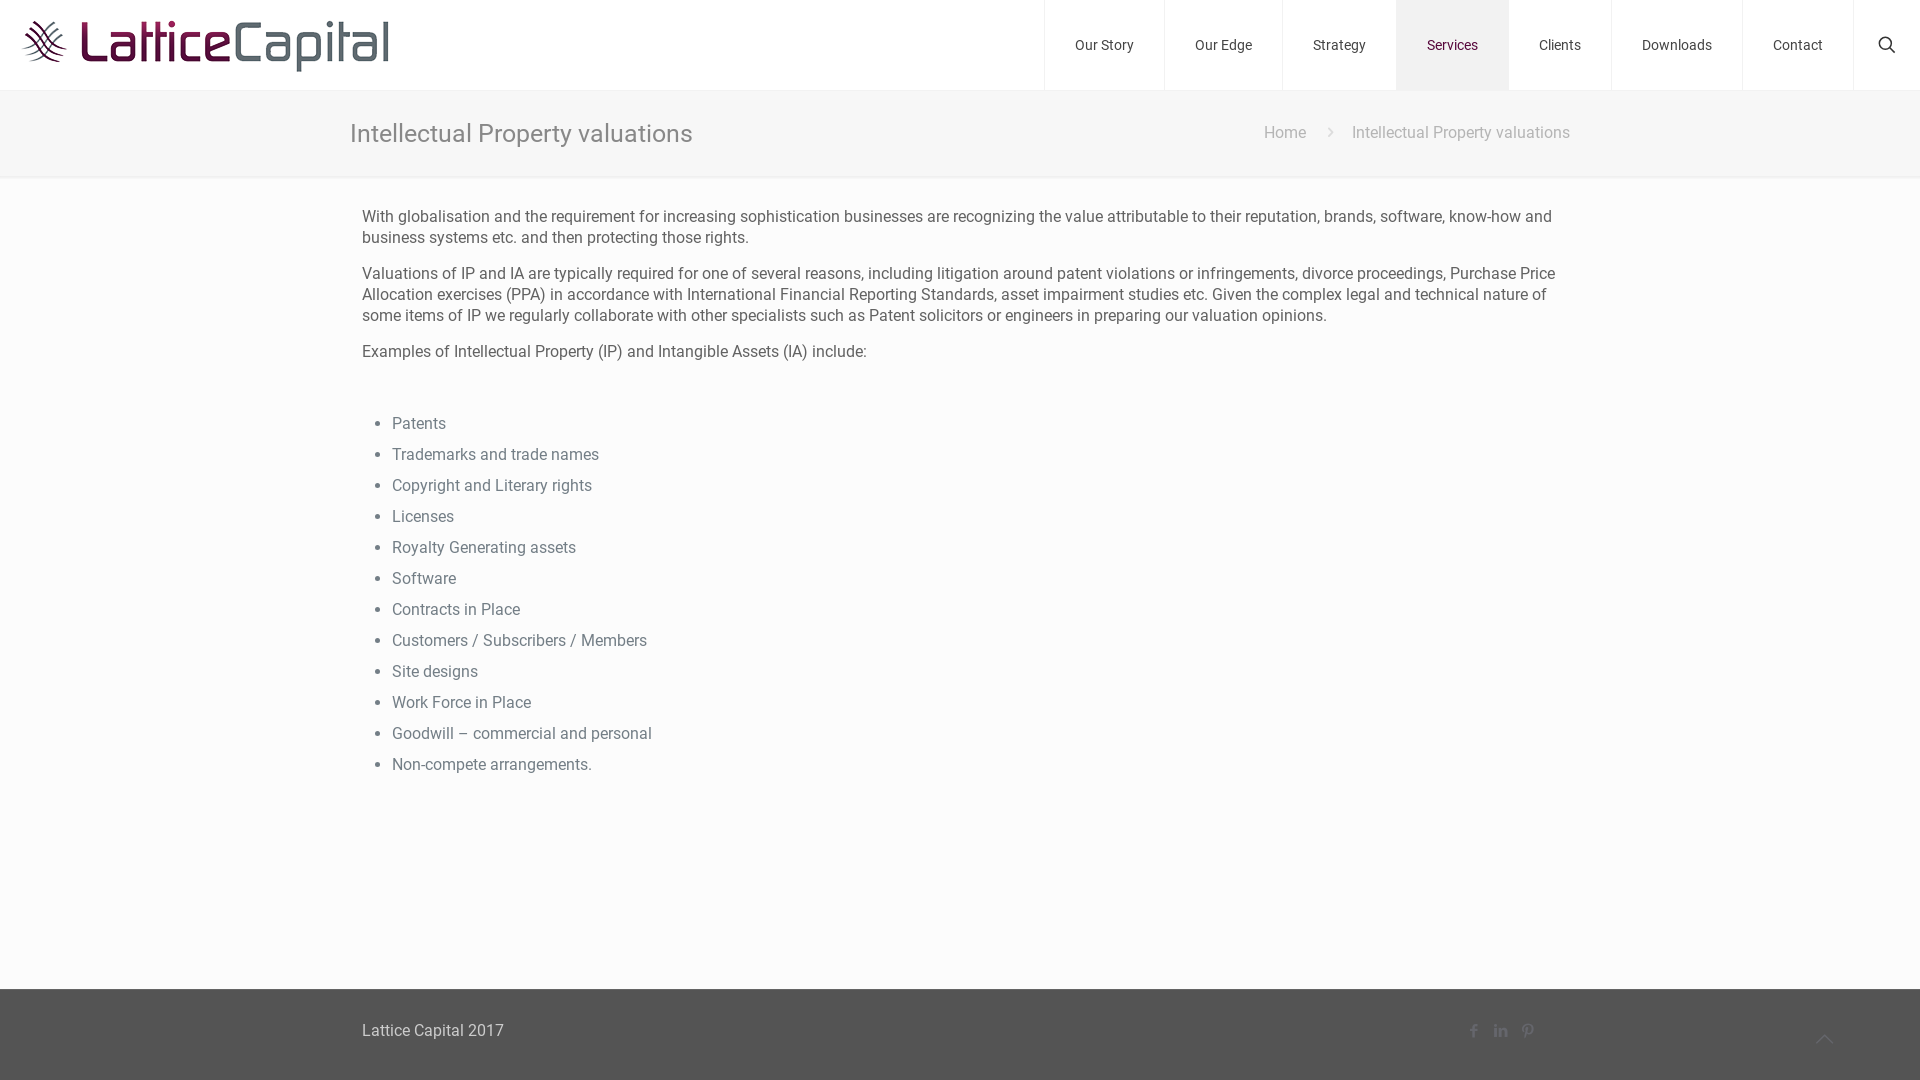 This screenshot has width=1920, height=1080. What do you see at coordinates (1282, 45) in the screenshot?
I see `'Strategy'` at bounding box center [1282, 45].